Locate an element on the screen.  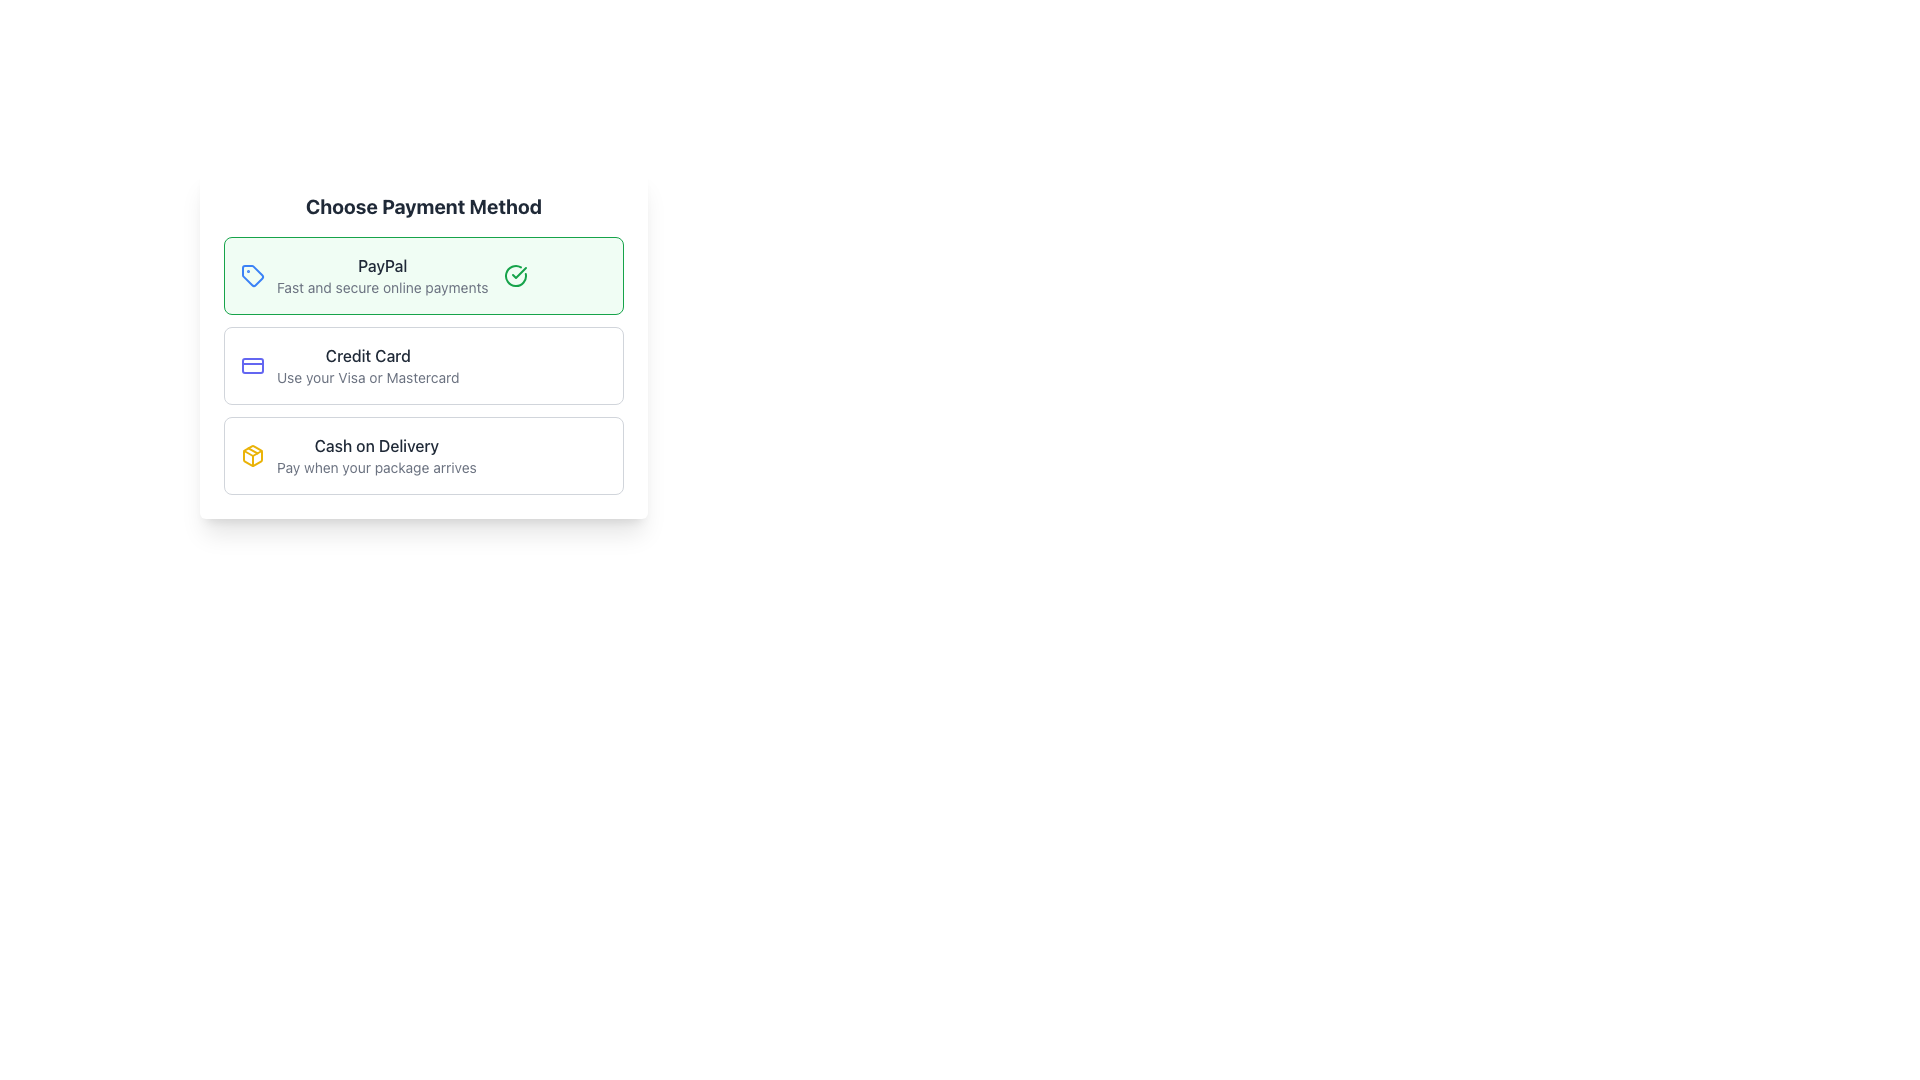
text description indicating the 'Cash on Delivery' payment option located under the heading 'Choose Payment Method', which is the third option in the selection list and has a yellow icon on its left is located at coordinates (376, 455).